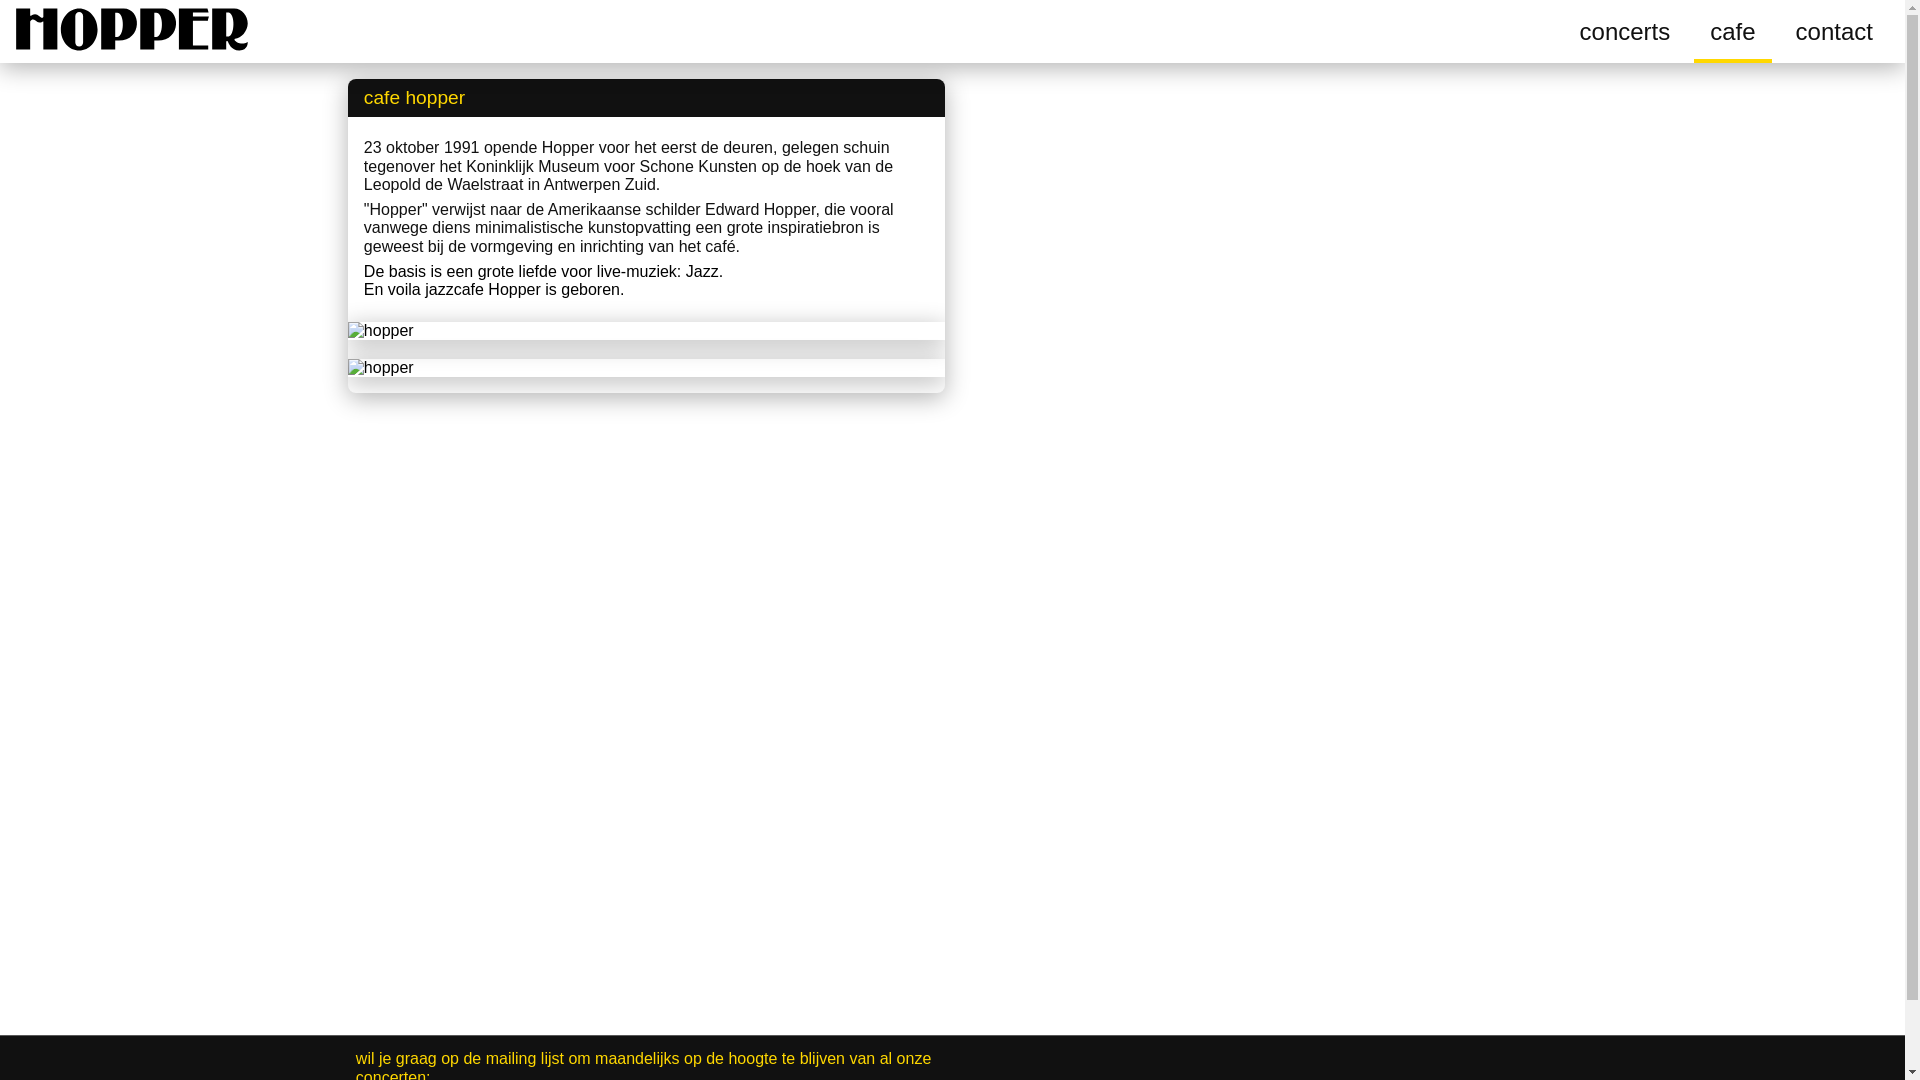  What do you see at coordinates (1625, 31) in the screenshot?
I see `'concerts'` at bounding box center [1625, 31].